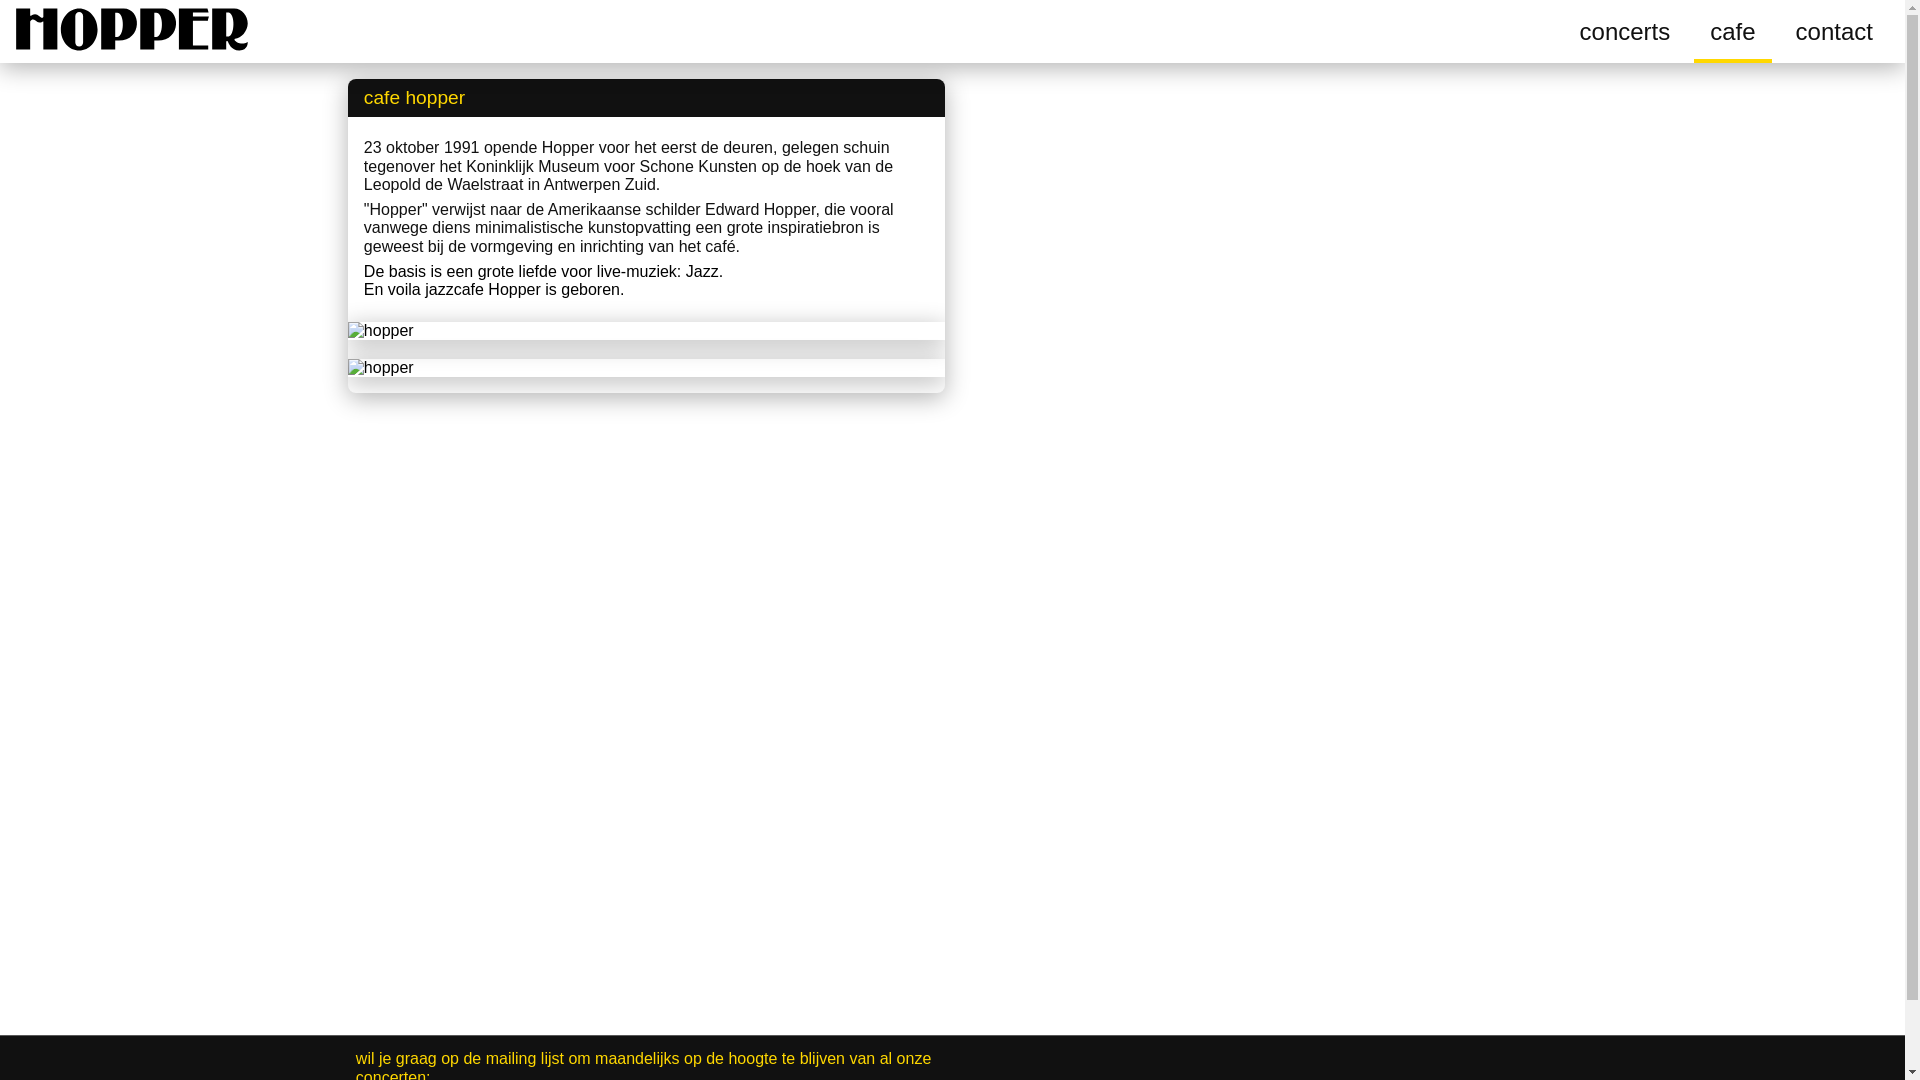  What do you see at coordinates (1625, 31) in the screenshot?
I see `'concerts'` at bounding box center [1625, 31].